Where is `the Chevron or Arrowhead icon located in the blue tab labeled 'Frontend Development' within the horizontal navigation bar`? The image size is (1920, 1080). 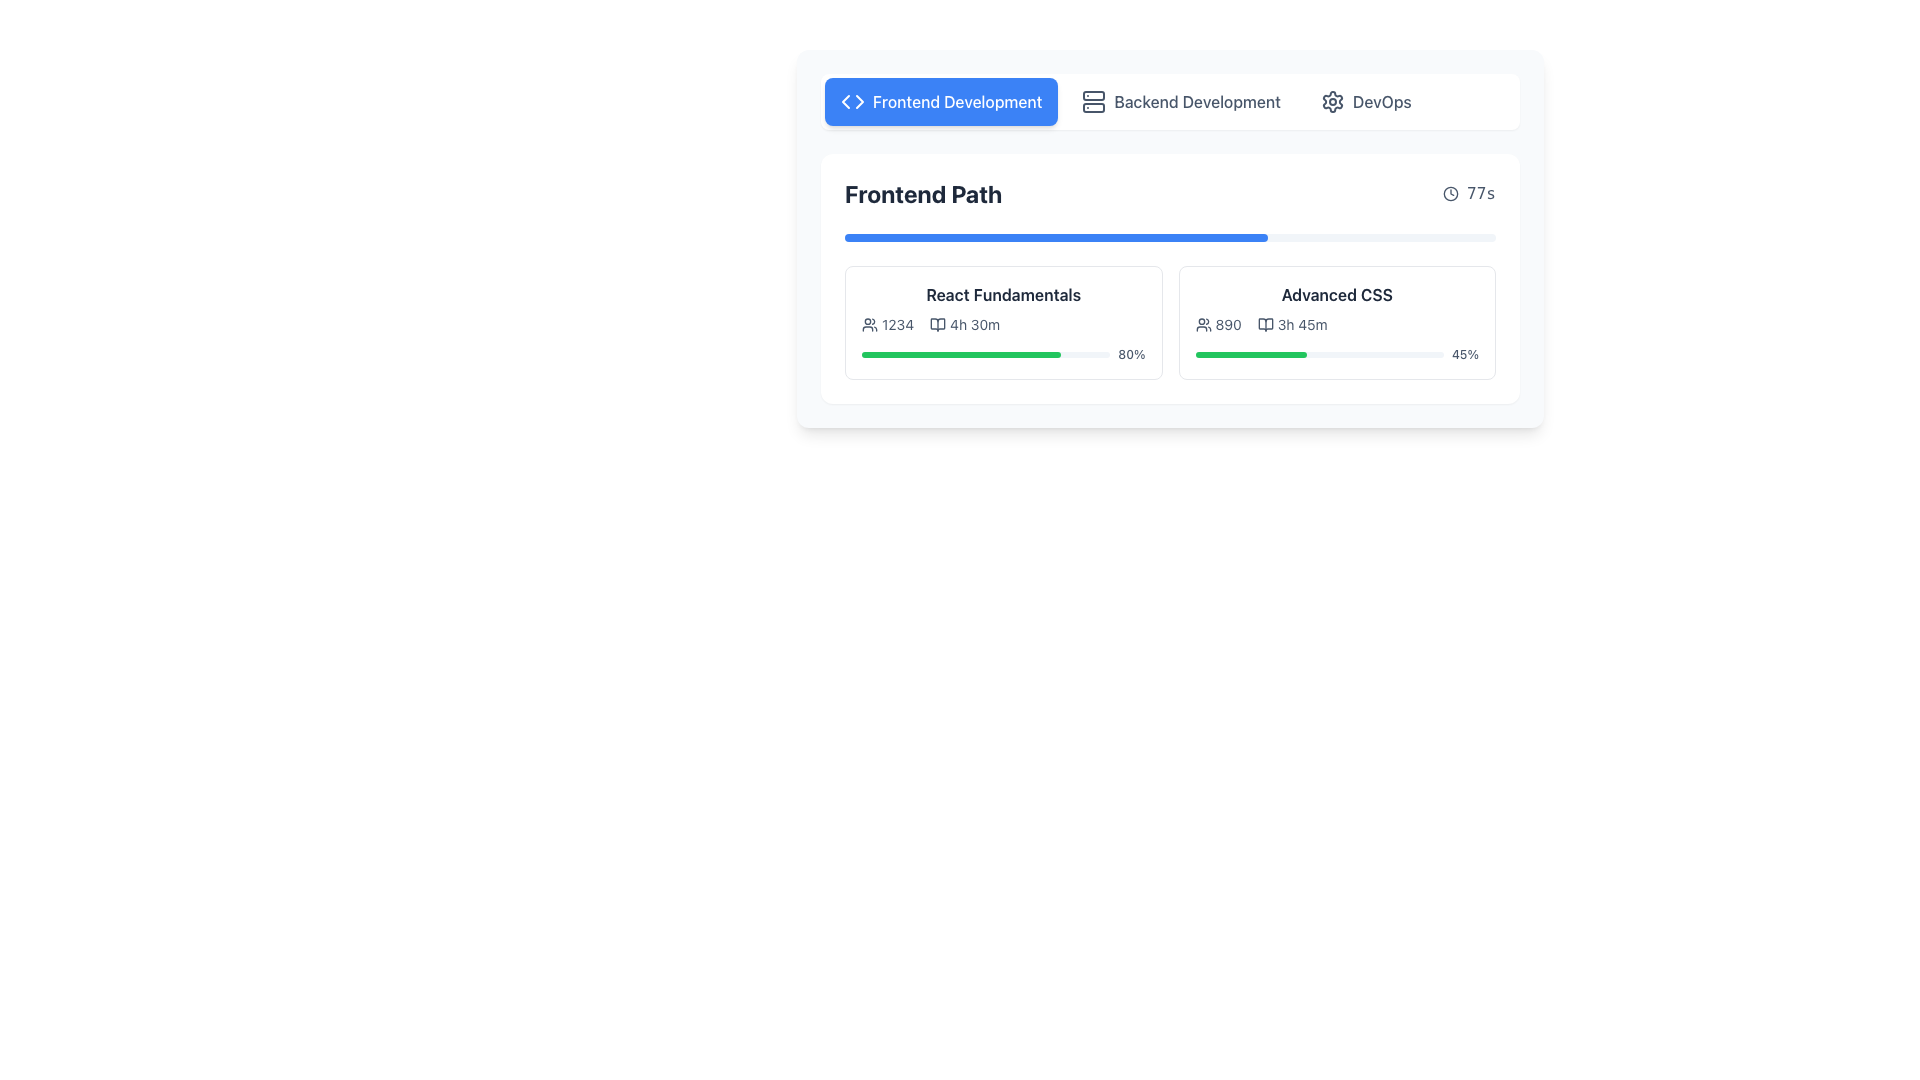 the Chevron or Arrowhead icon located in the blue tab labeled 'Frontend Development' within the horizontal navigation bar is located at coordinates (845, 101).